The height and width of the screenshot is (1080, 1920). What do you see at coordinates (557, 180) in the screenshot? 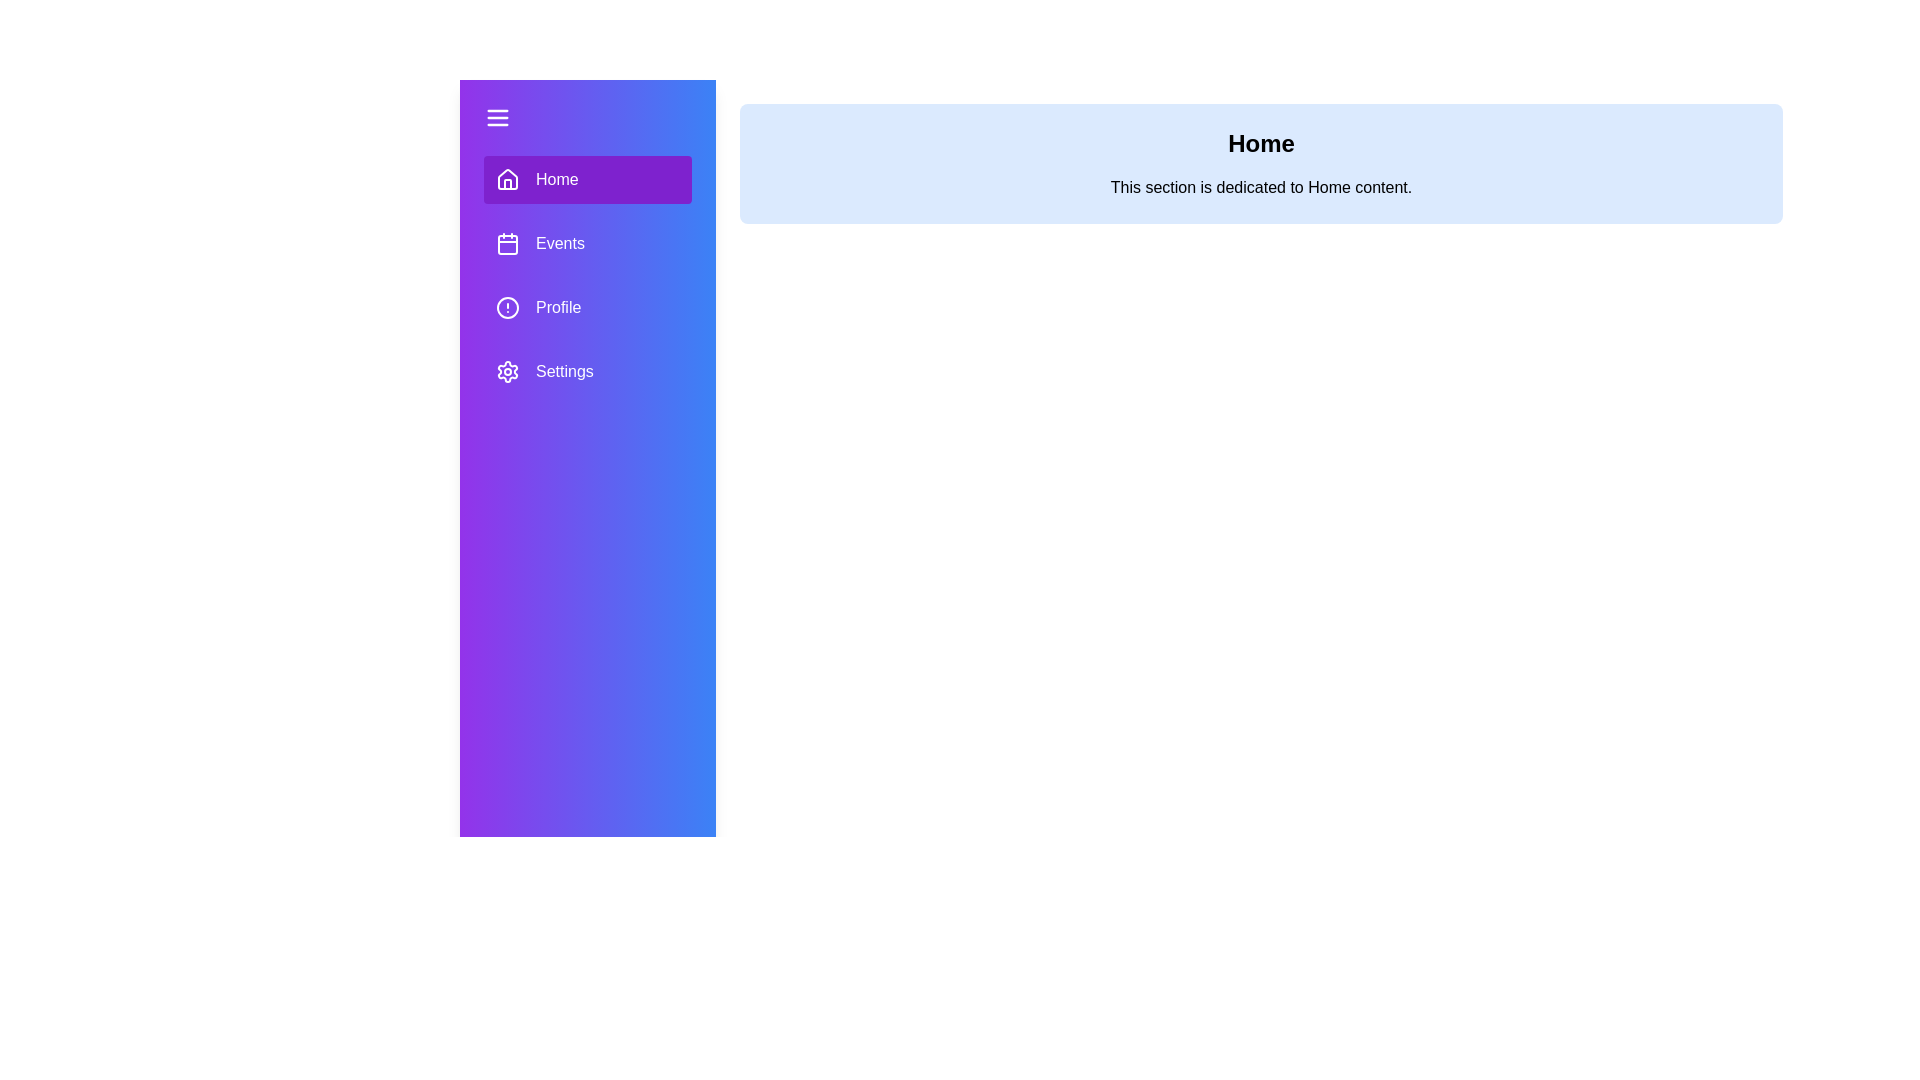
I see `the 'Home' text label in the vertical navigation panel, which indicates navigation to the home section of the application` at bounding box center [557, 180].